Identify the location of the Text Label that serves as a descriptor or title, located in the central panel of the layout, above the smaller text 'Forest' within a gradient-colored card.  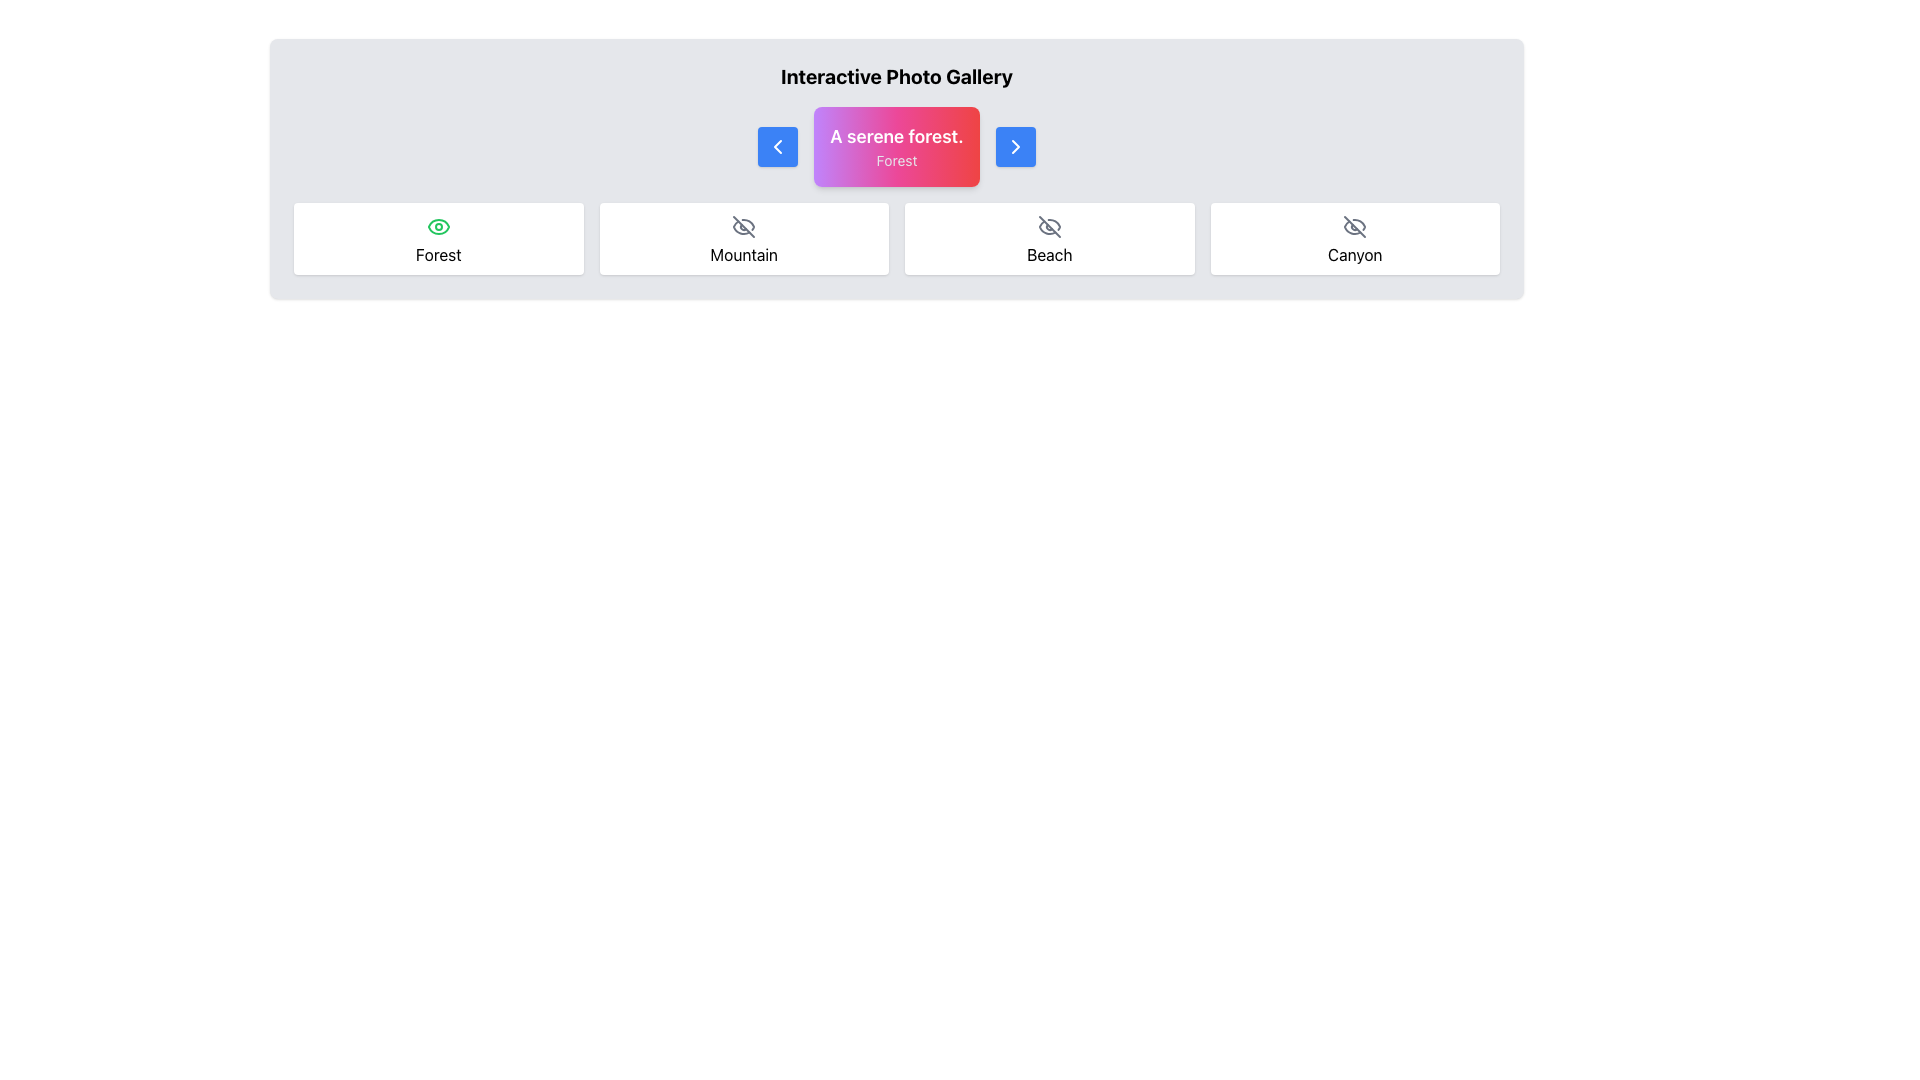
(896, 136).